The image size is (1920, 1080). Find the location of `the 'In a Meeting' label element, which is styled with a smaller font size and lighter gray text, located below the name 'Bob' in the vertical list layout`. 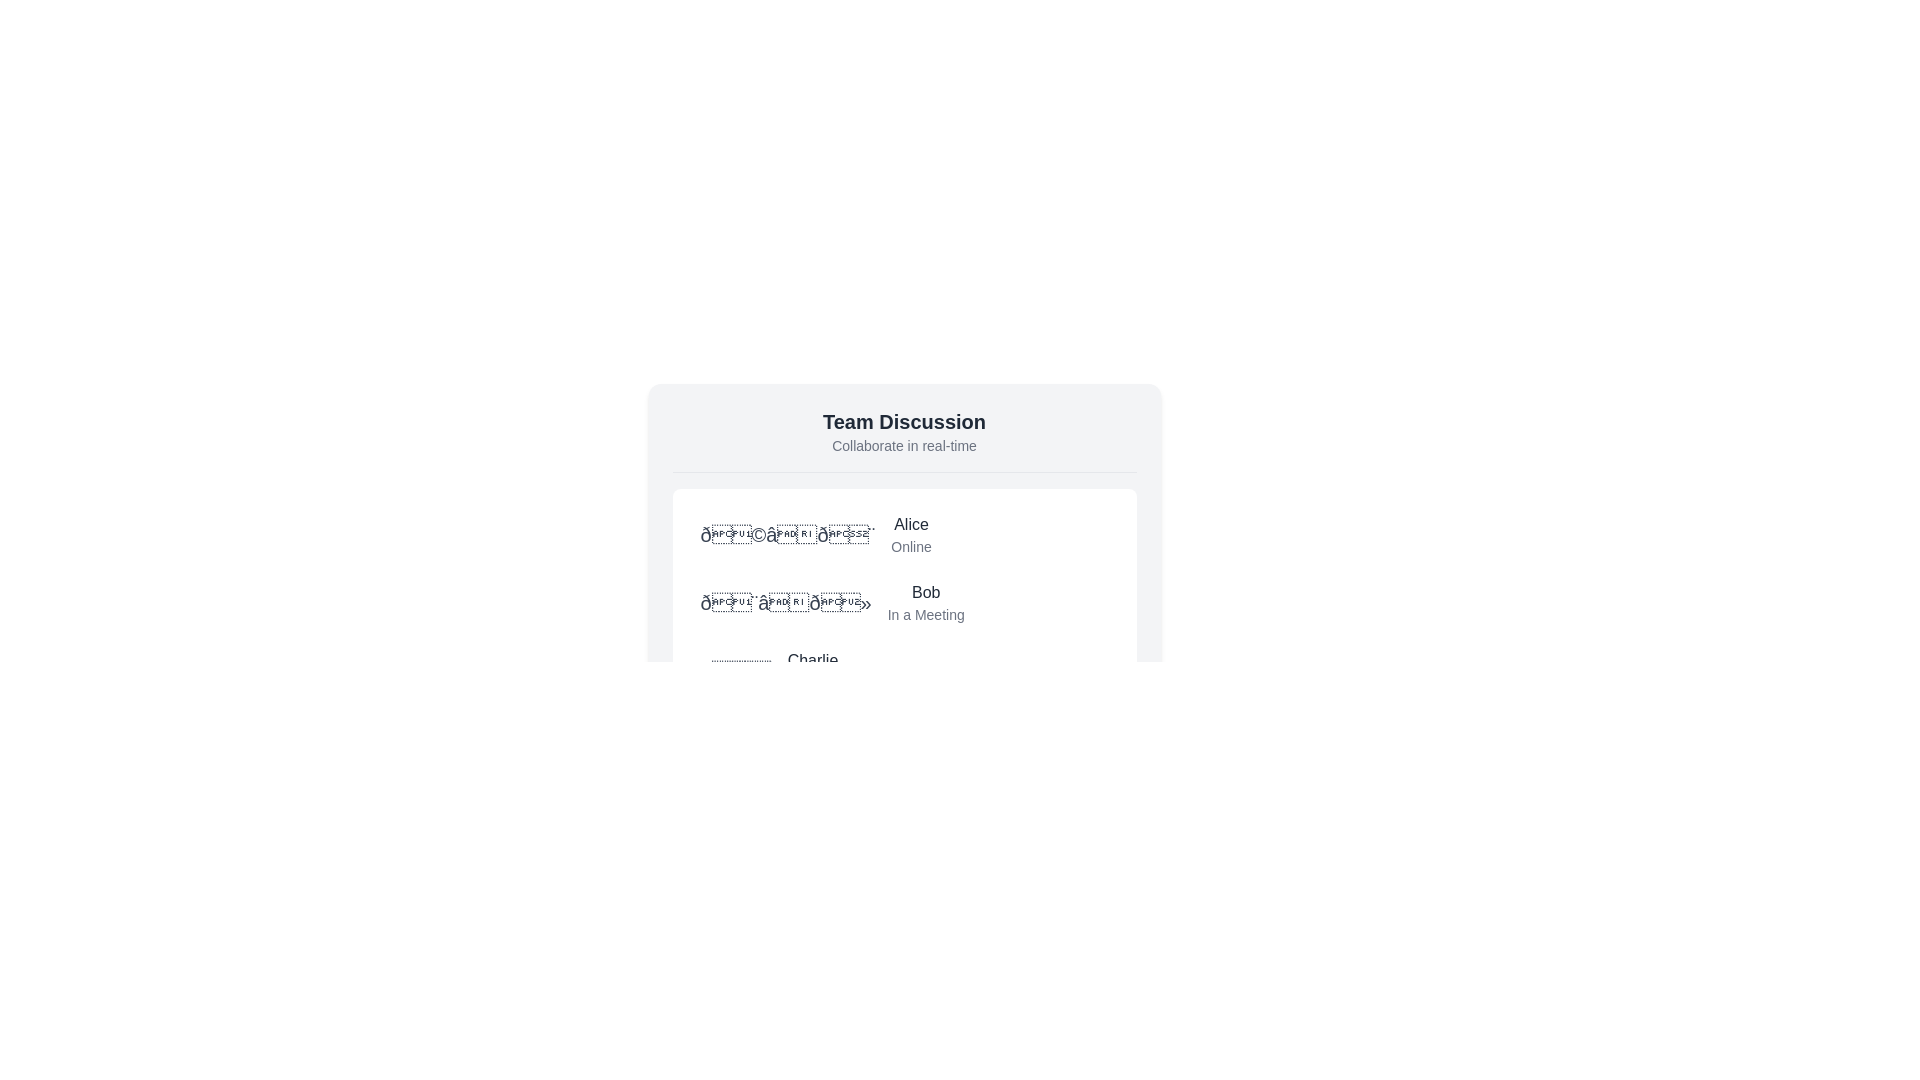

the 'In a Meeting' label element, which is styled with a smaller font size and lighter gray text, located below the name 'Bob' in the vertical list layout is located at coordinates (925, 613).